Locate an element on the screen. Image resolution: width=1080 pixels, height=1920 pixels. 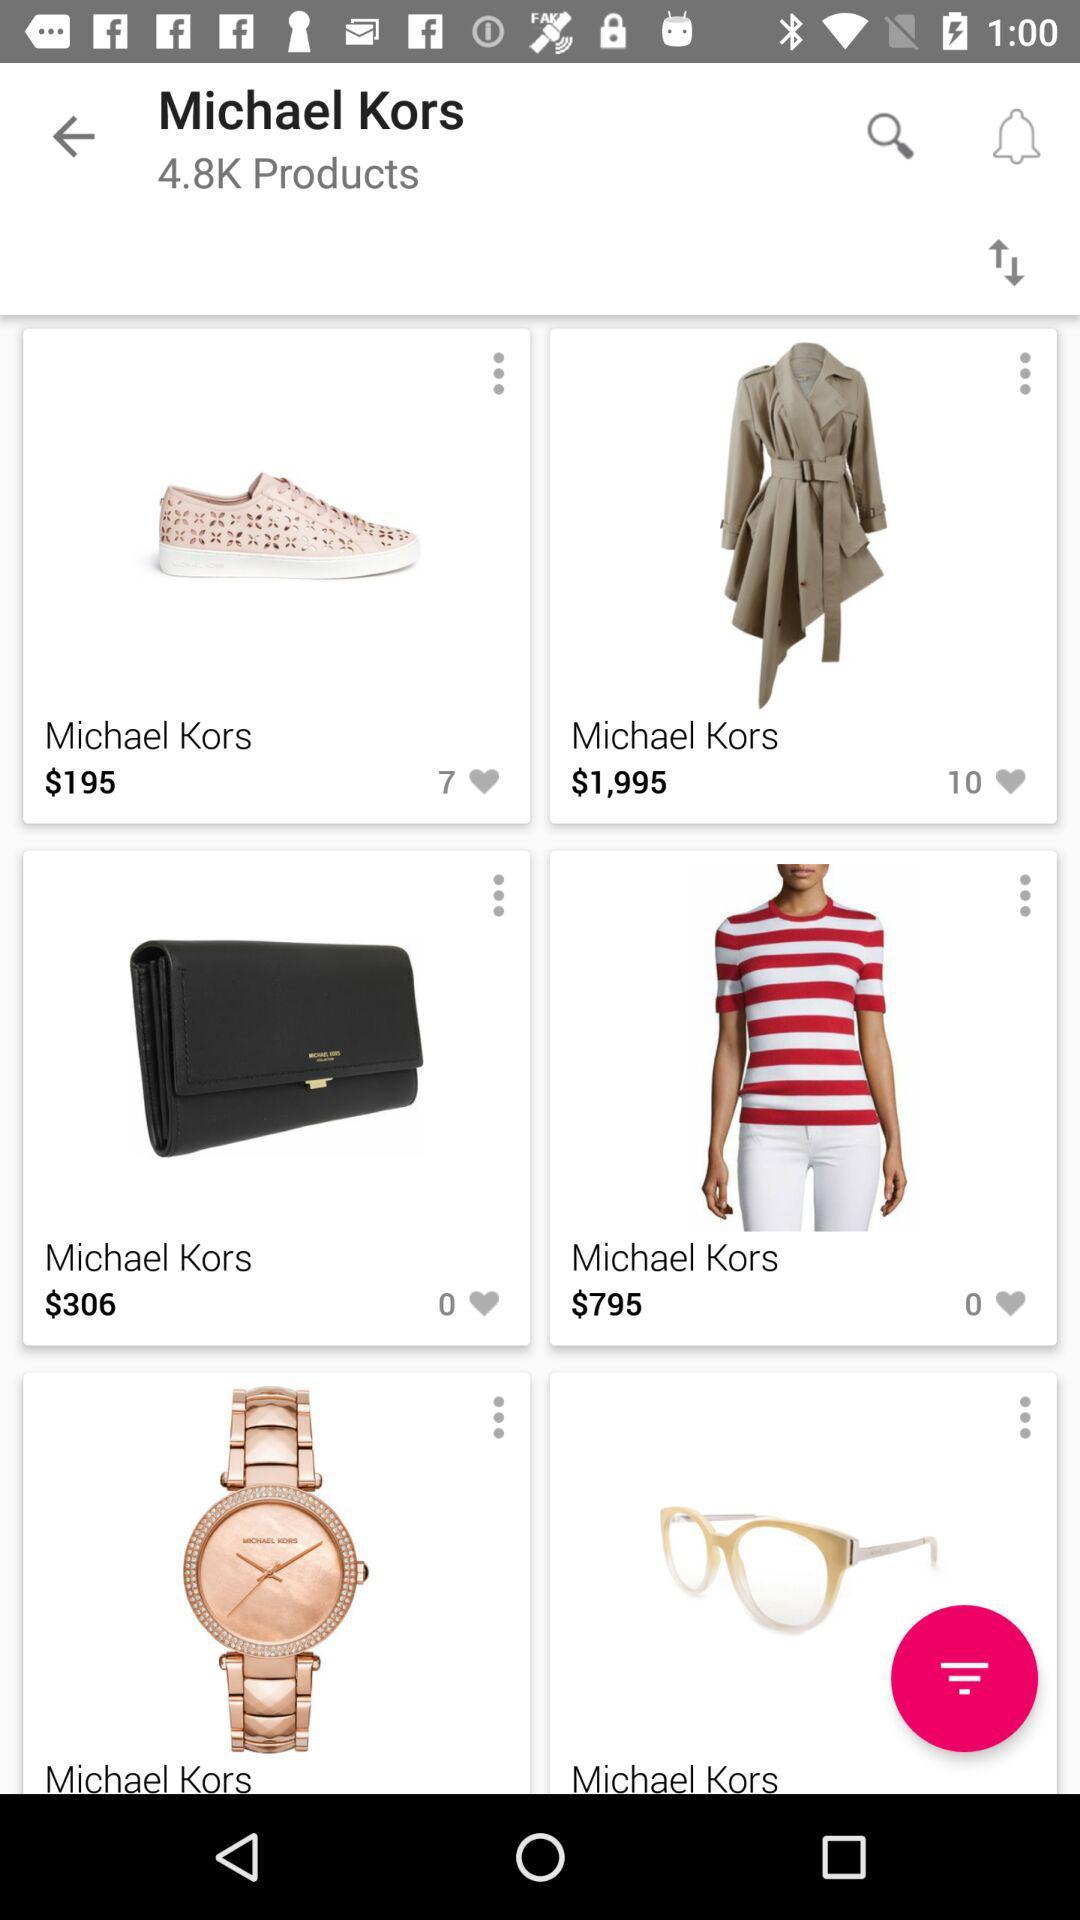
icon next to $1,995 item is located at coordinates (919, 780).